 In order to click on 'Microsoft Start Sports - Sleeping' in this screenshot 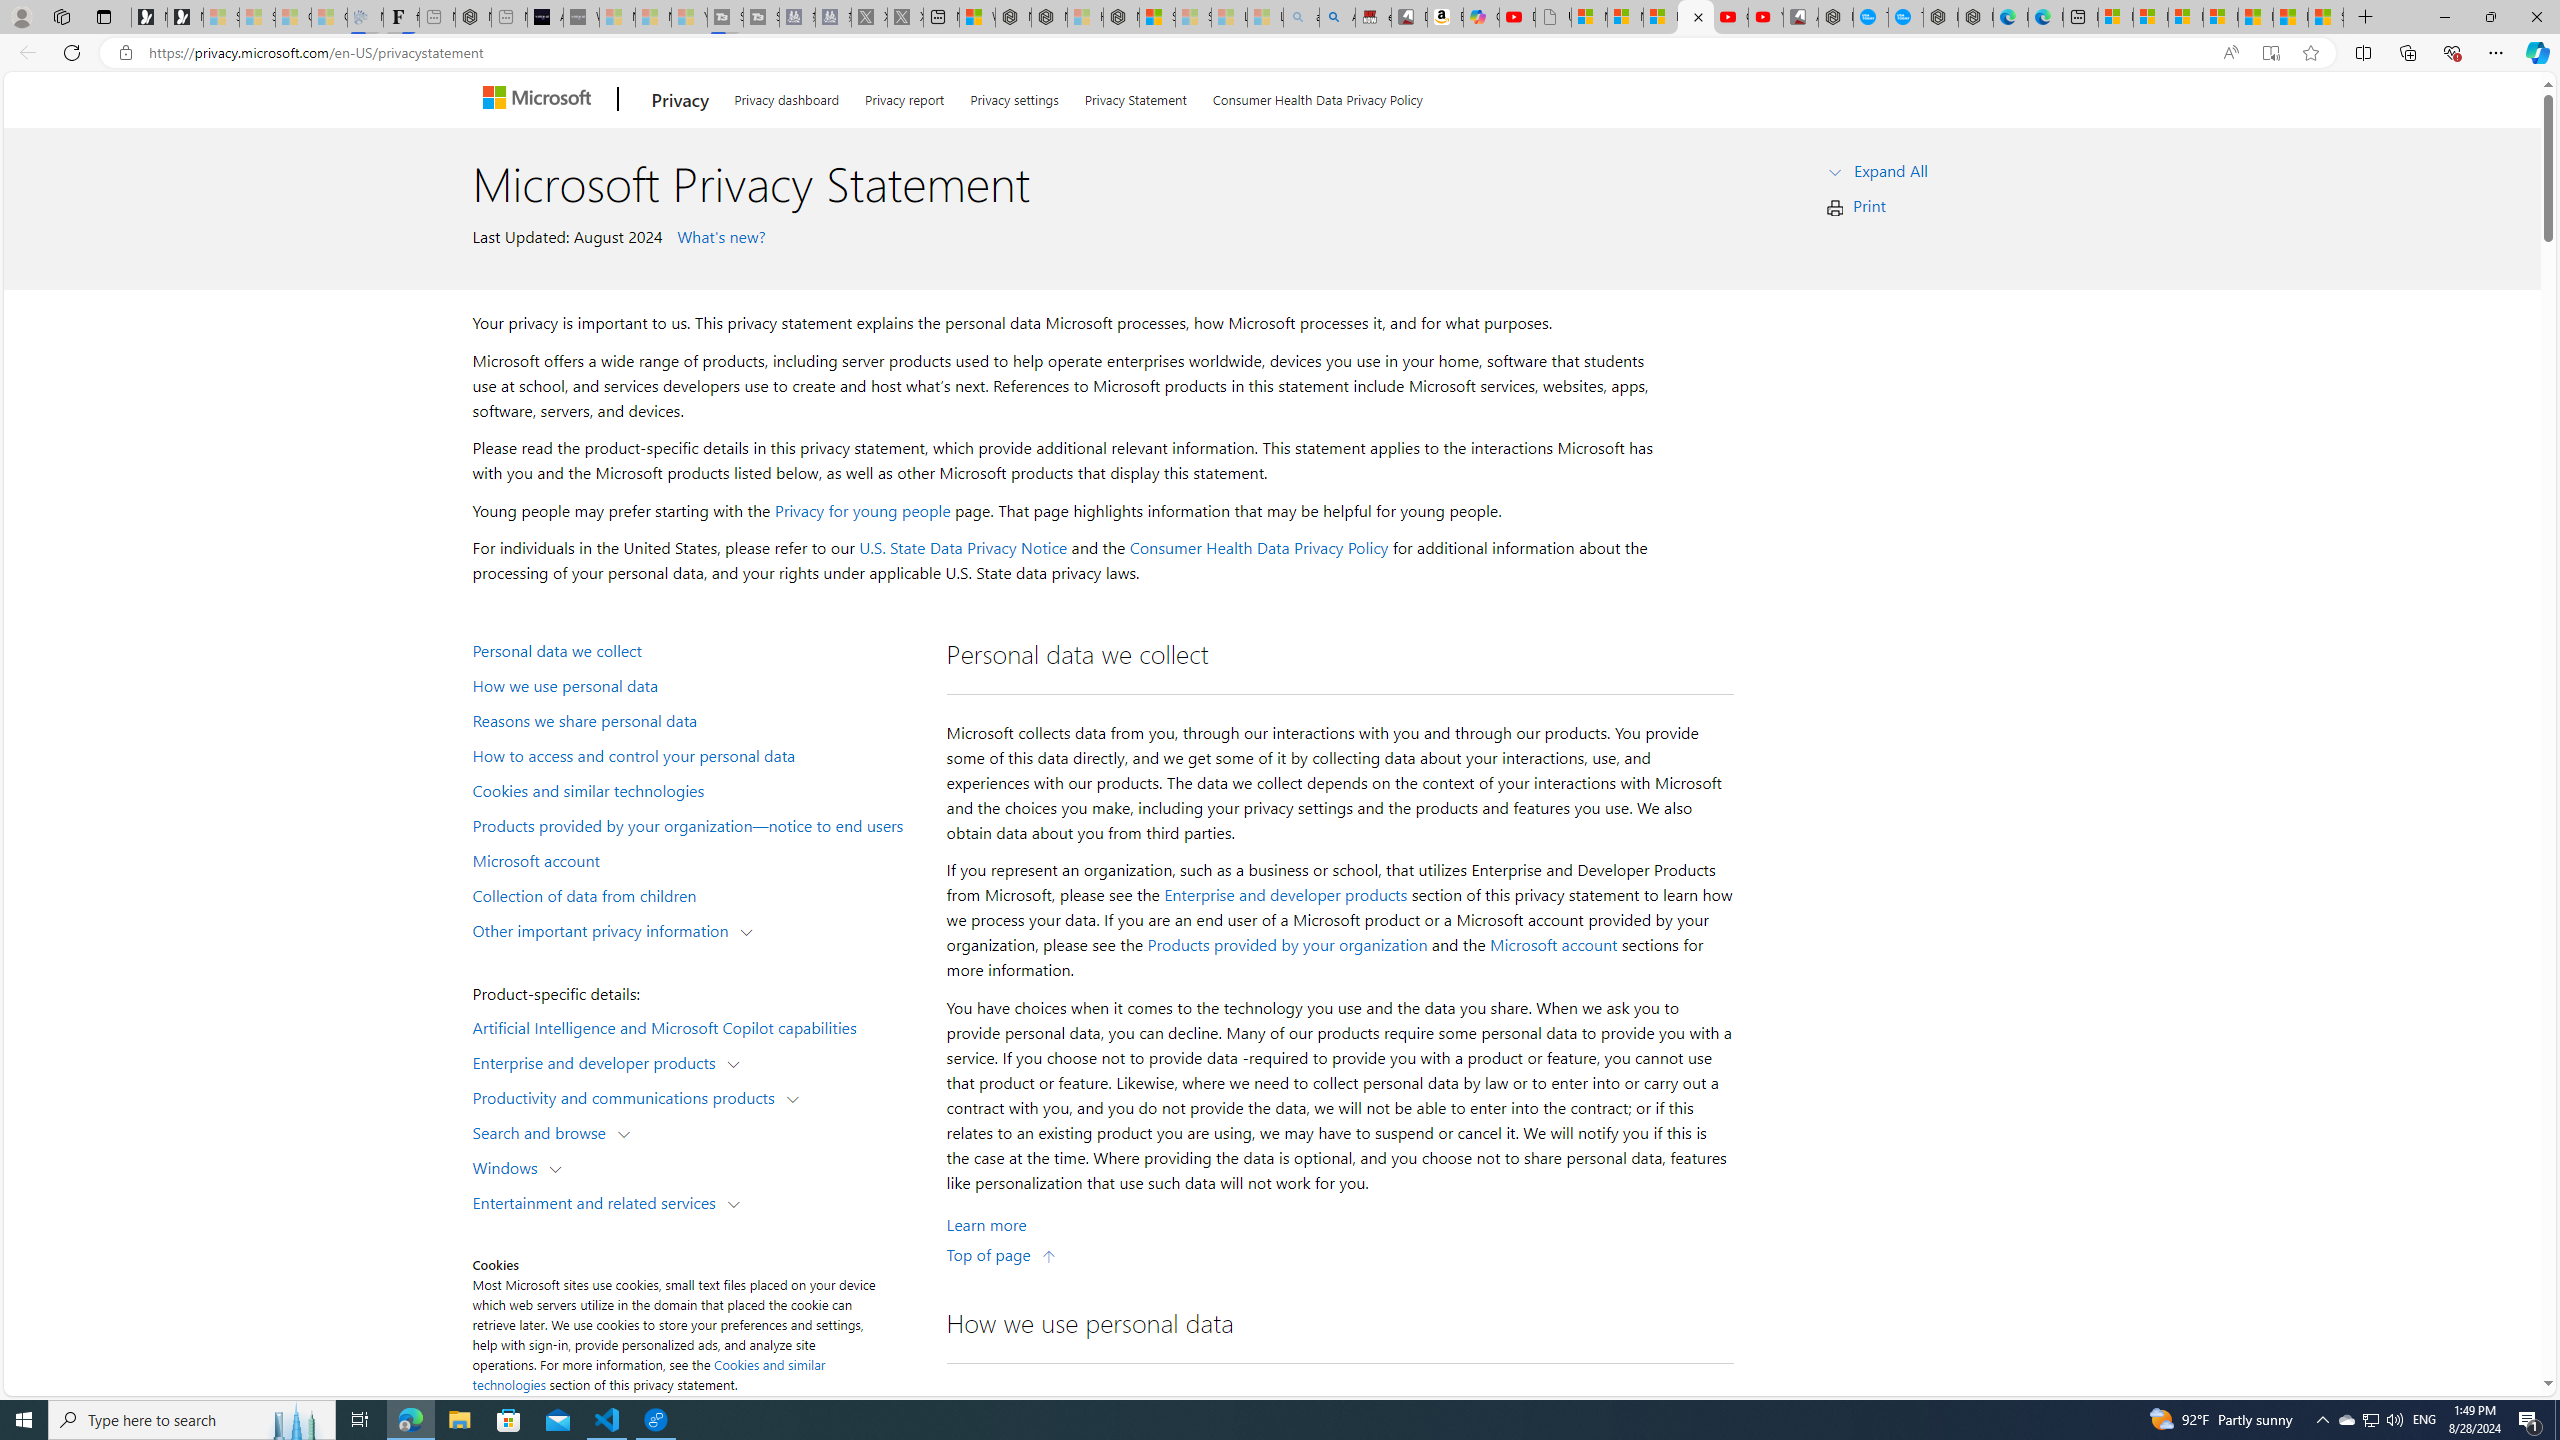, I will do `click(617, 16)`.